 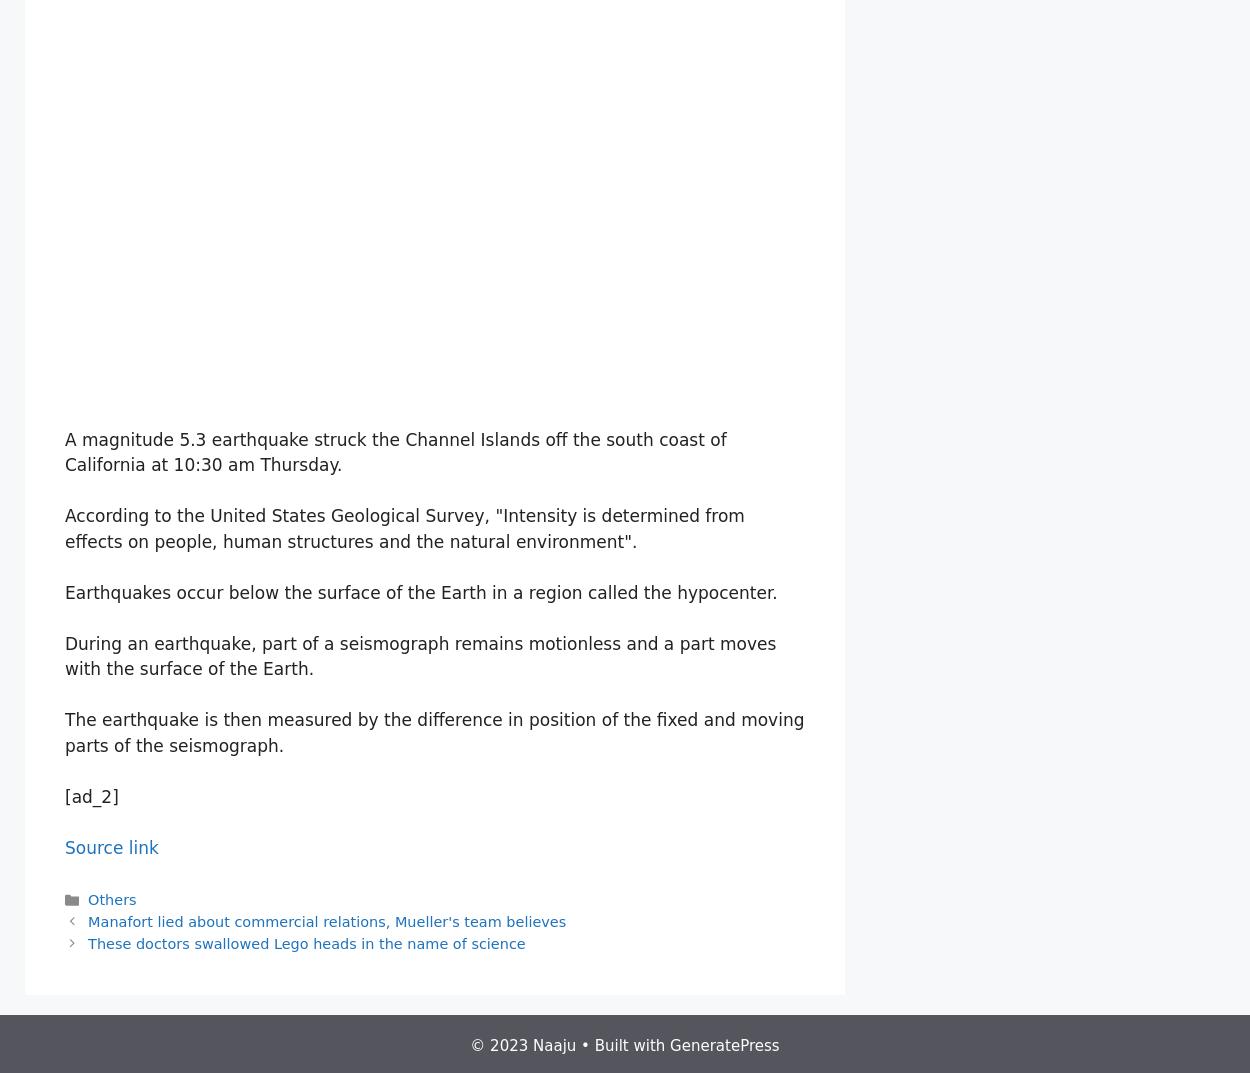 What do you see at coordinates (306, 942) in the screenshot?
I see `'These doctors swallowed Lego heads in the name of science'` at bounding box center [306, 942].